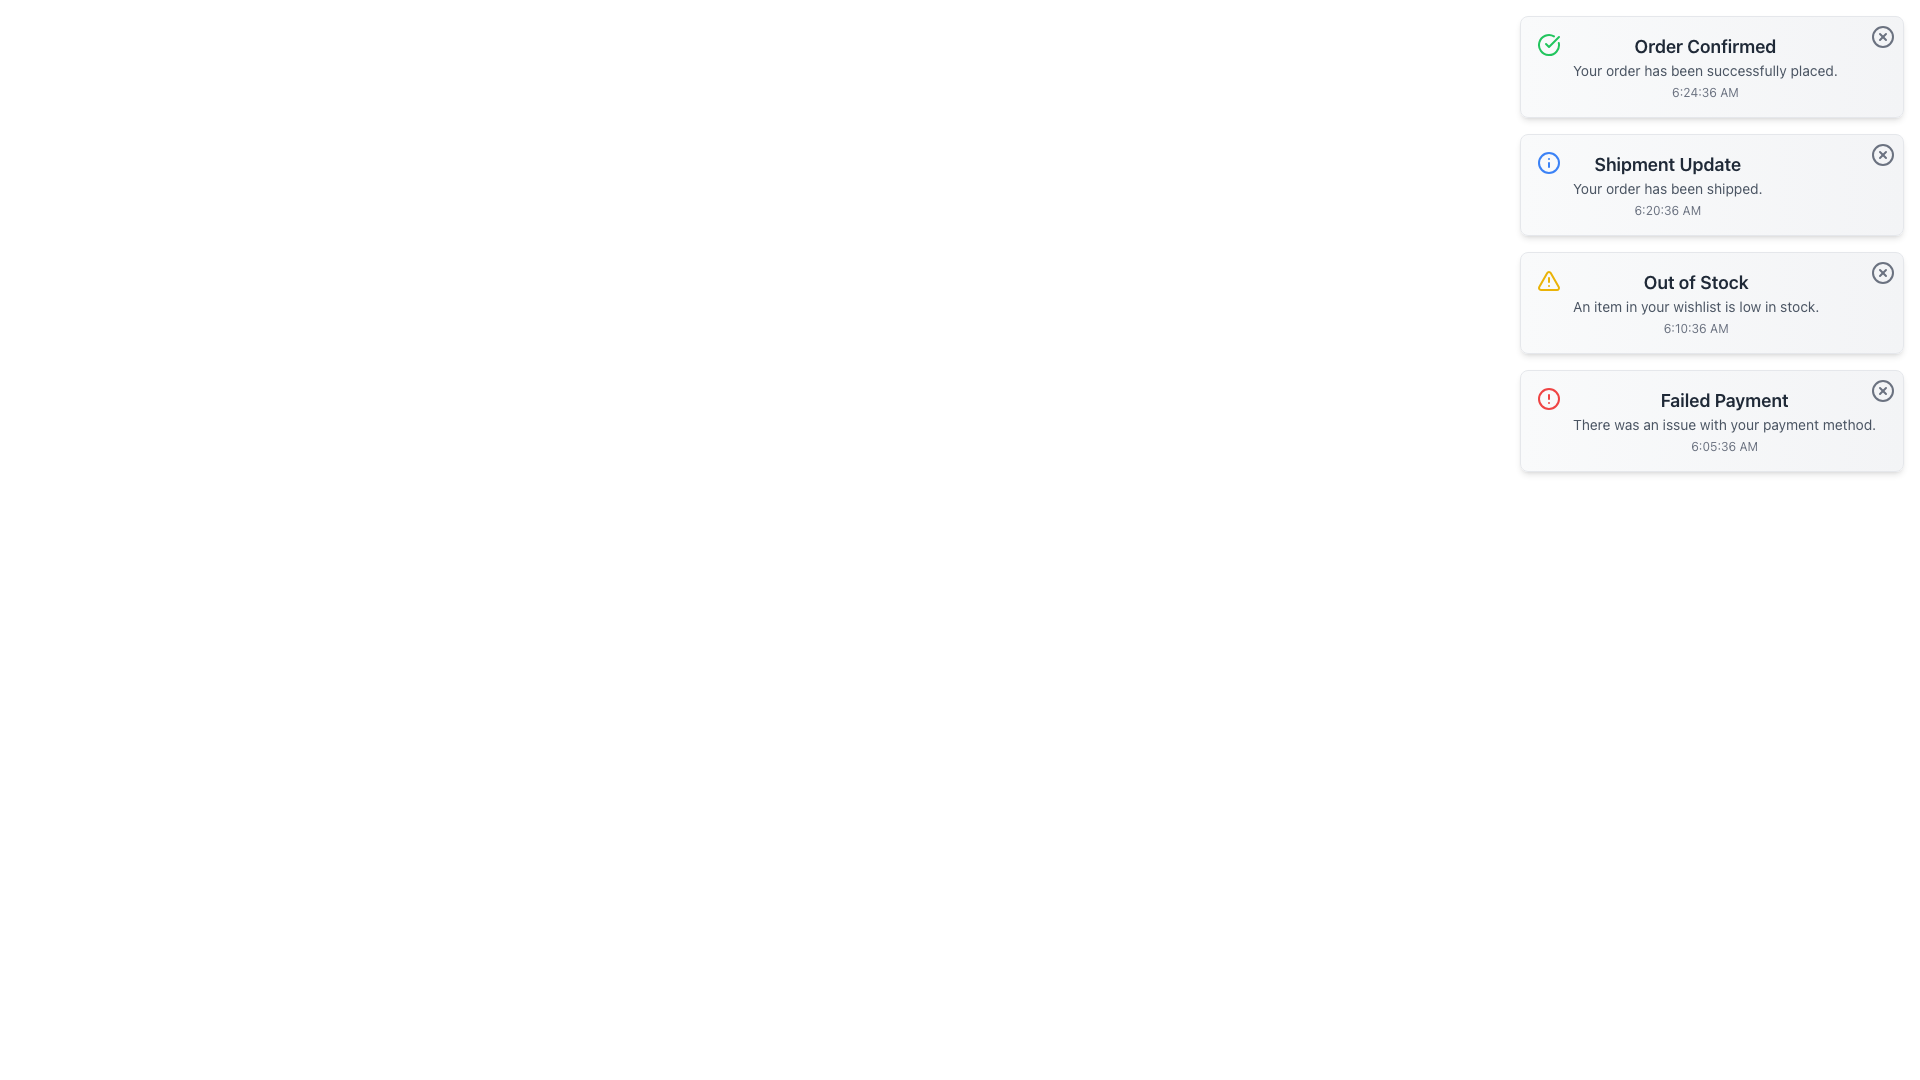  What do you see at coordinates (1695, 307) in the screenshot?
I see `the secondary information text label that provides details about the 'Out of Stock' status, located in the third notification card under the bold 'Out of Stock' title` at bounding box center [1695, 307].